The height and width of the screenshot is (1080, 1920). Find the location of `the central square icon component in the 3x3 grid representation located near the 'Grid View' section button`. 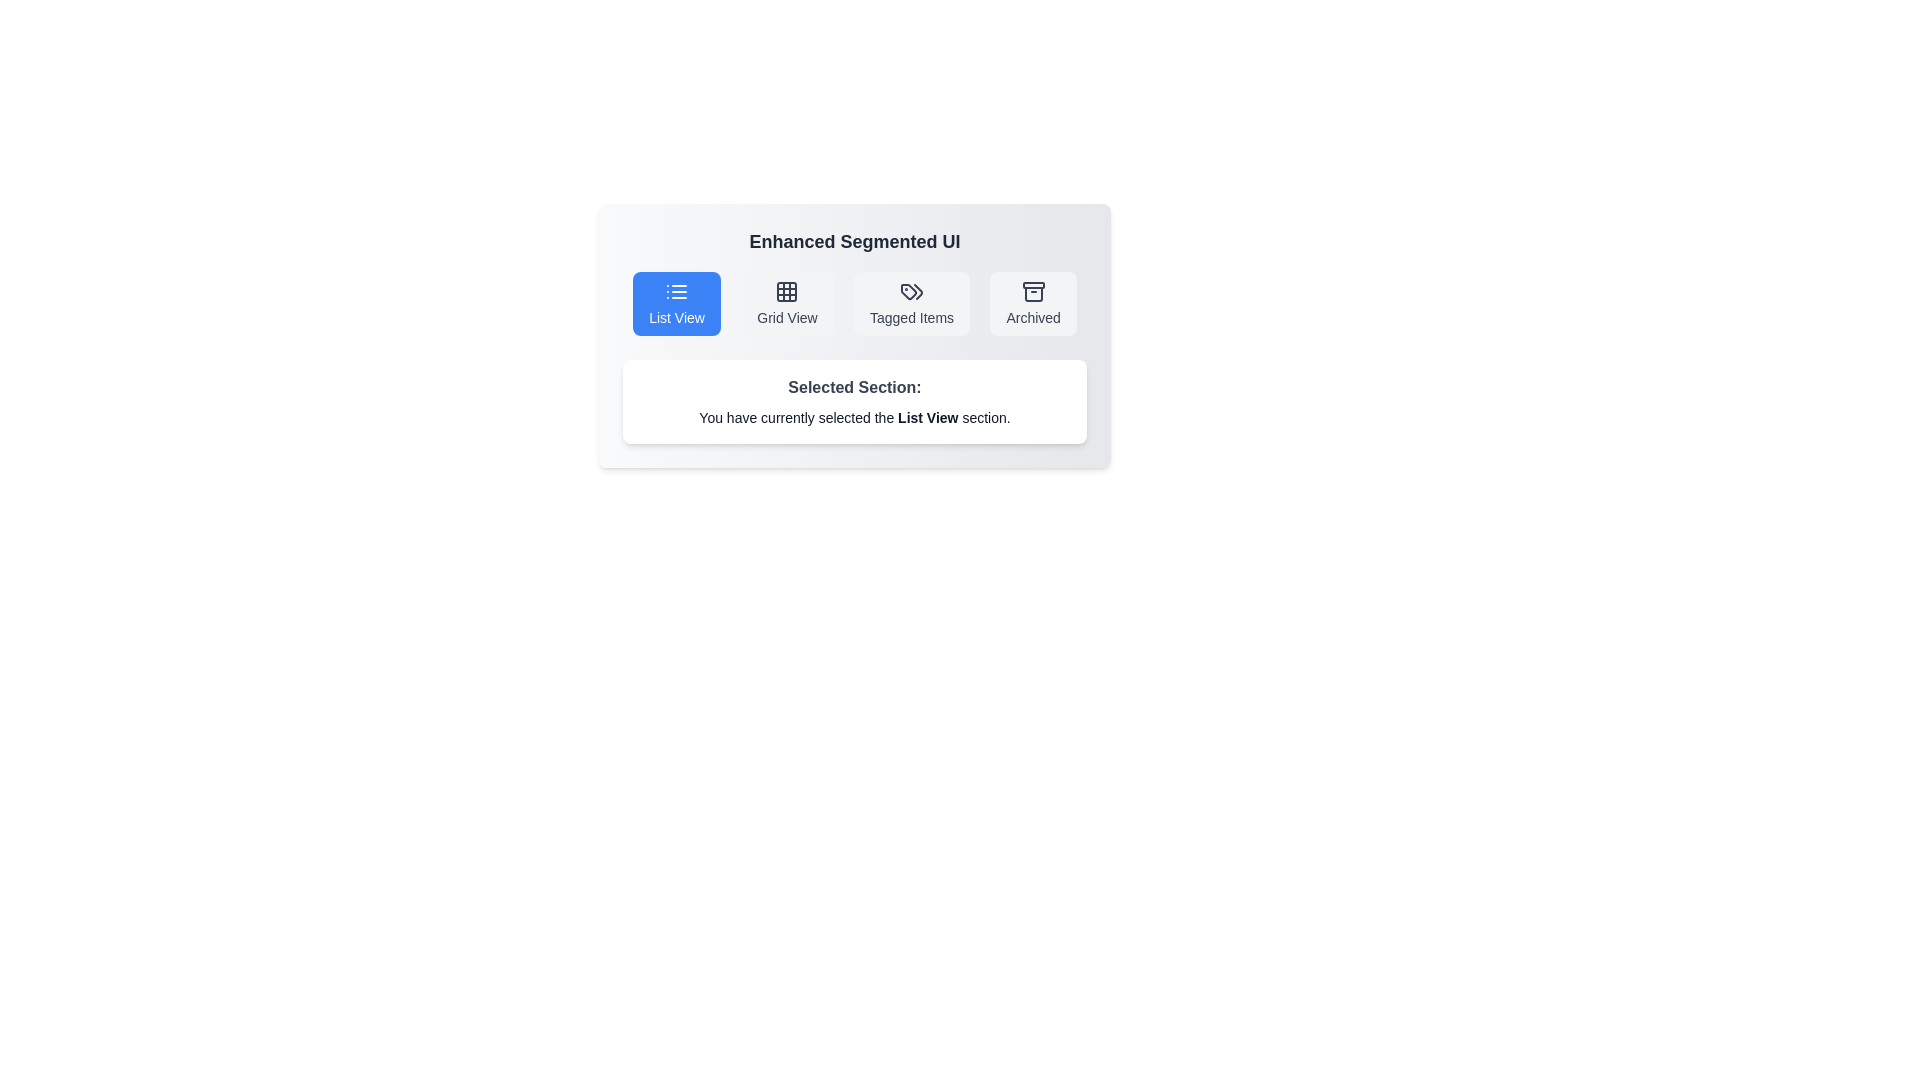

the central square icon component in the 3x3 grid representation located near the 'Grid View' section button is located at coordinates (786, 292).